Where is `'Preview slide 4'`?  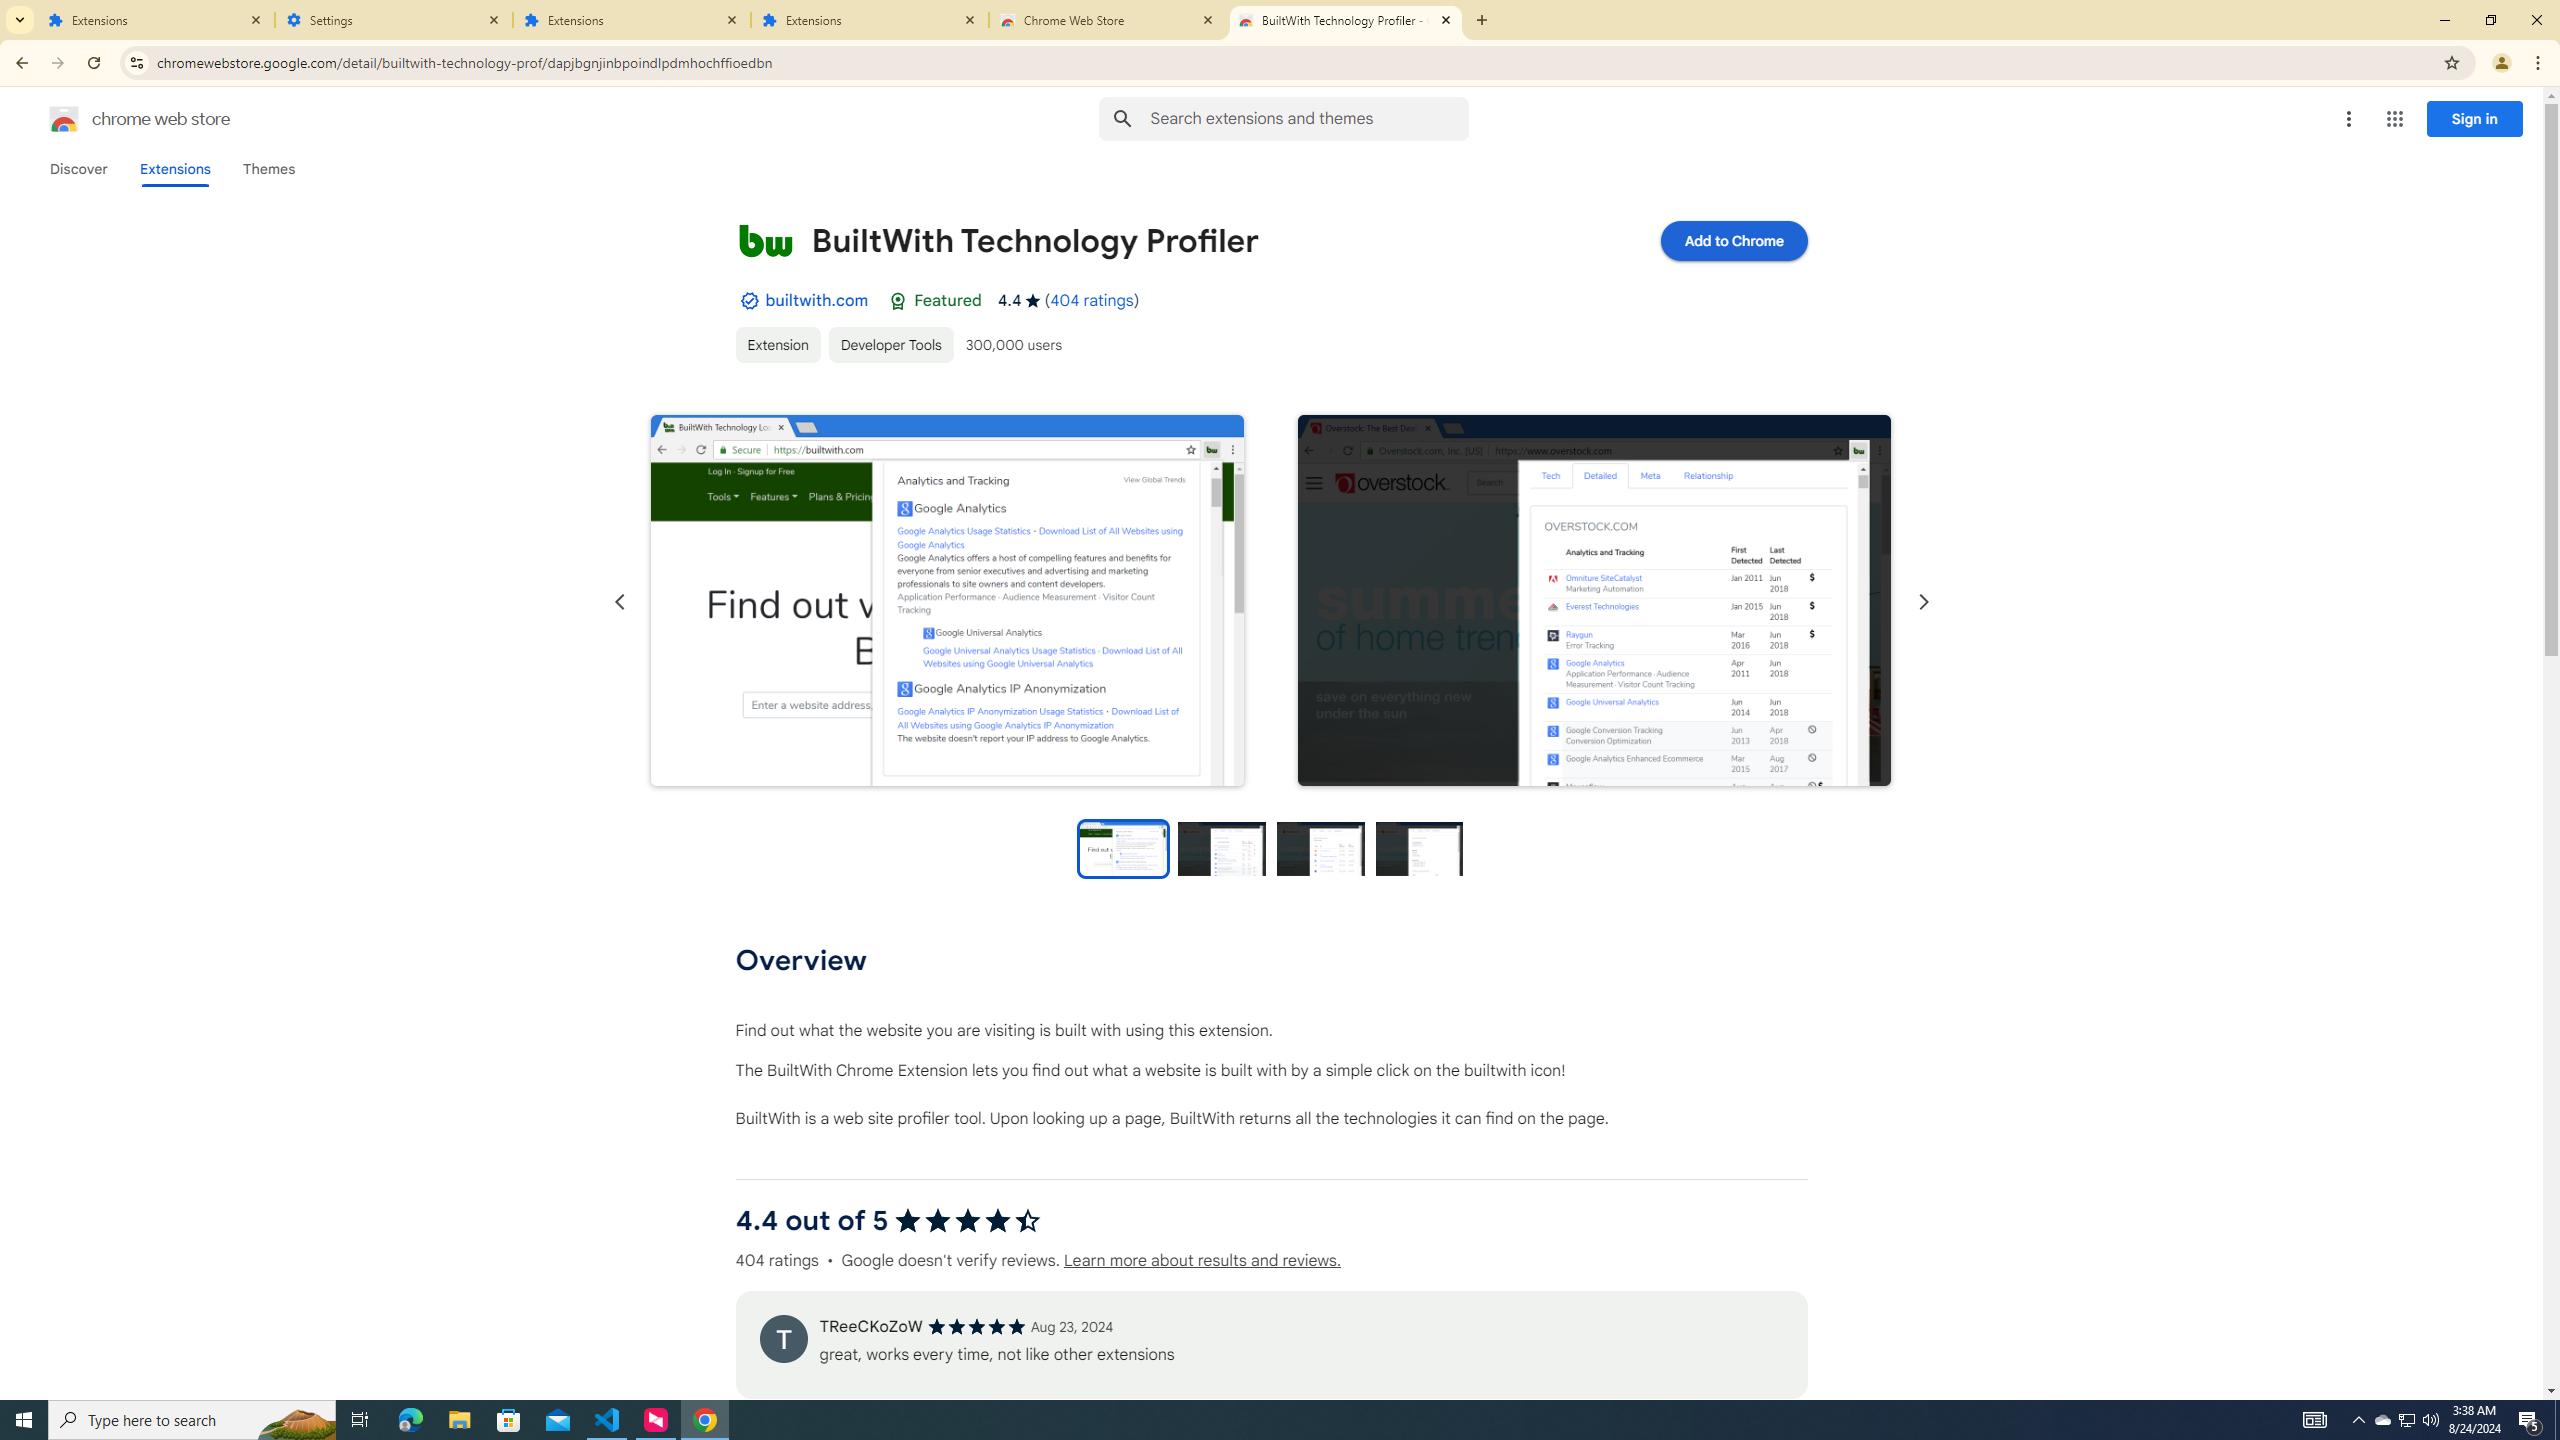
'Preview slide 4' is located at coordinates (1419, 847).